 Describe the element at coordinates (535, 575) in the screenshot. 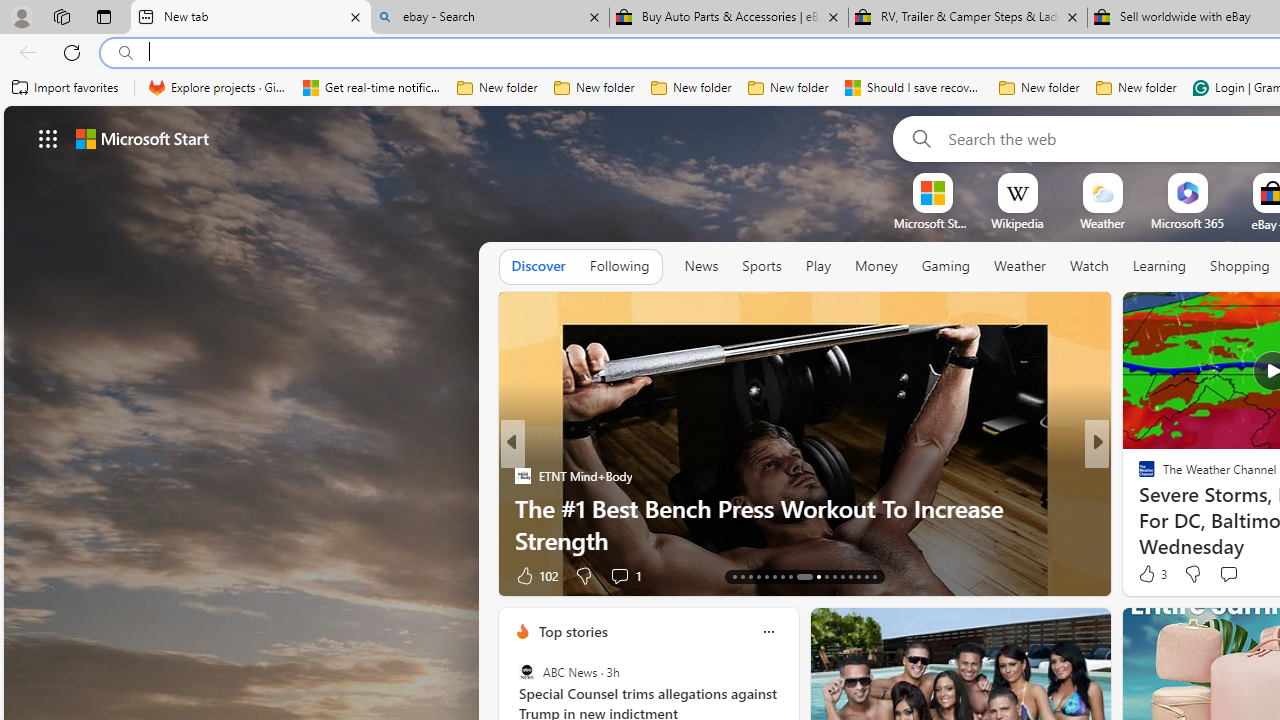

I see `'102 Like'` at that location.